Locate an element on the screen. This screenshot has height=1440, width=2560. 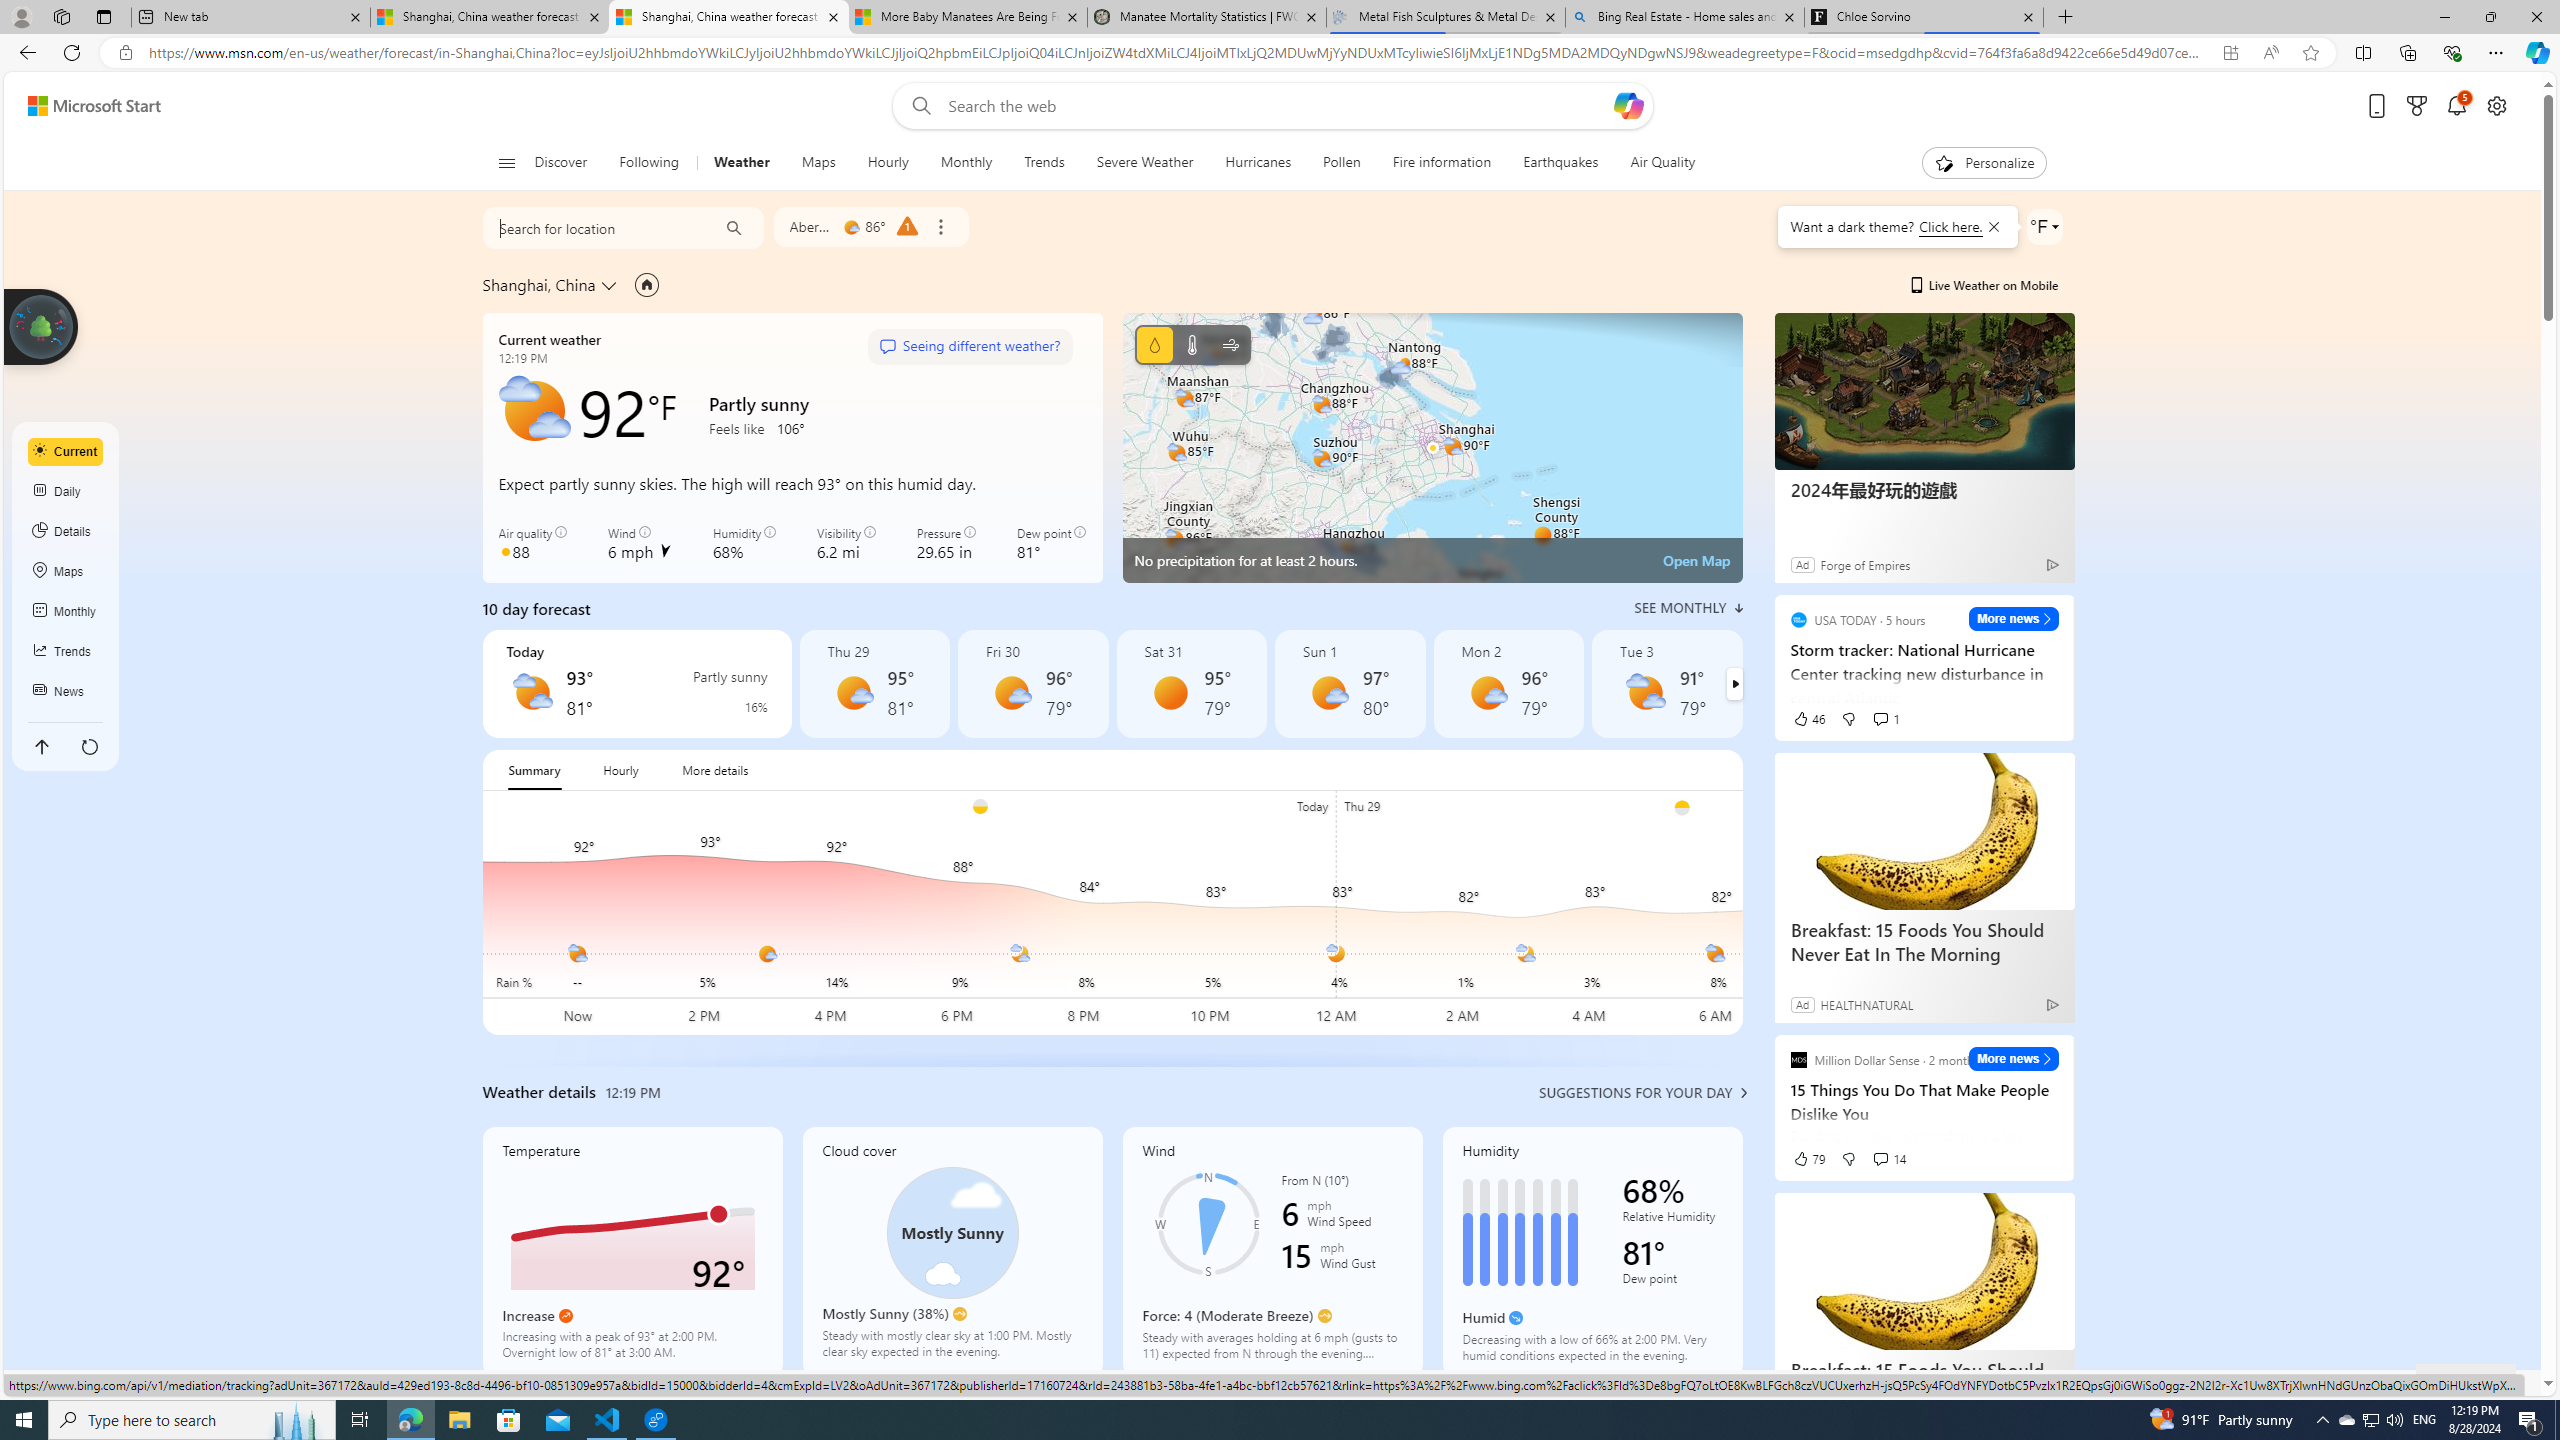
'Forge of Empires' is located at coordinates (1863, 563).